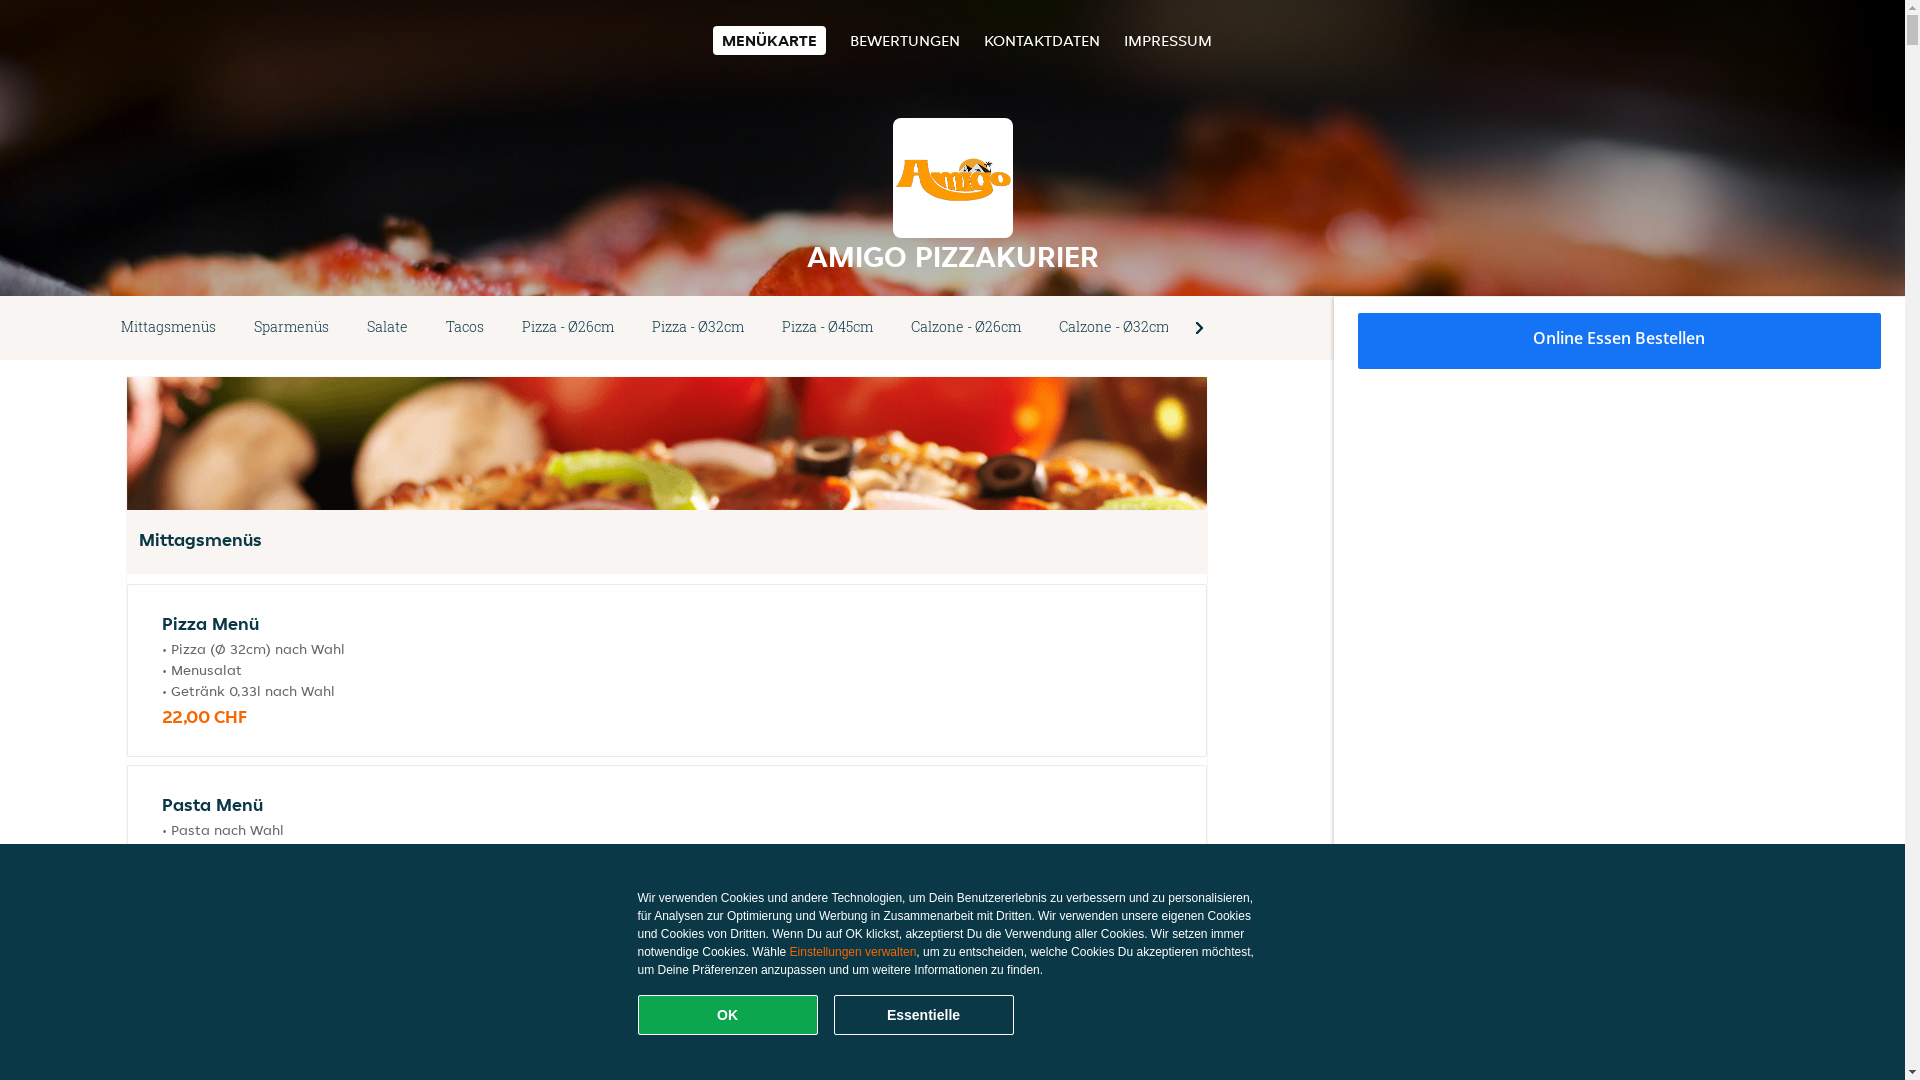 Image resolution: width=1920 pixels, height=1080 pixels. I want to click on 'BEWERTUNGEN', so click(904, 40).